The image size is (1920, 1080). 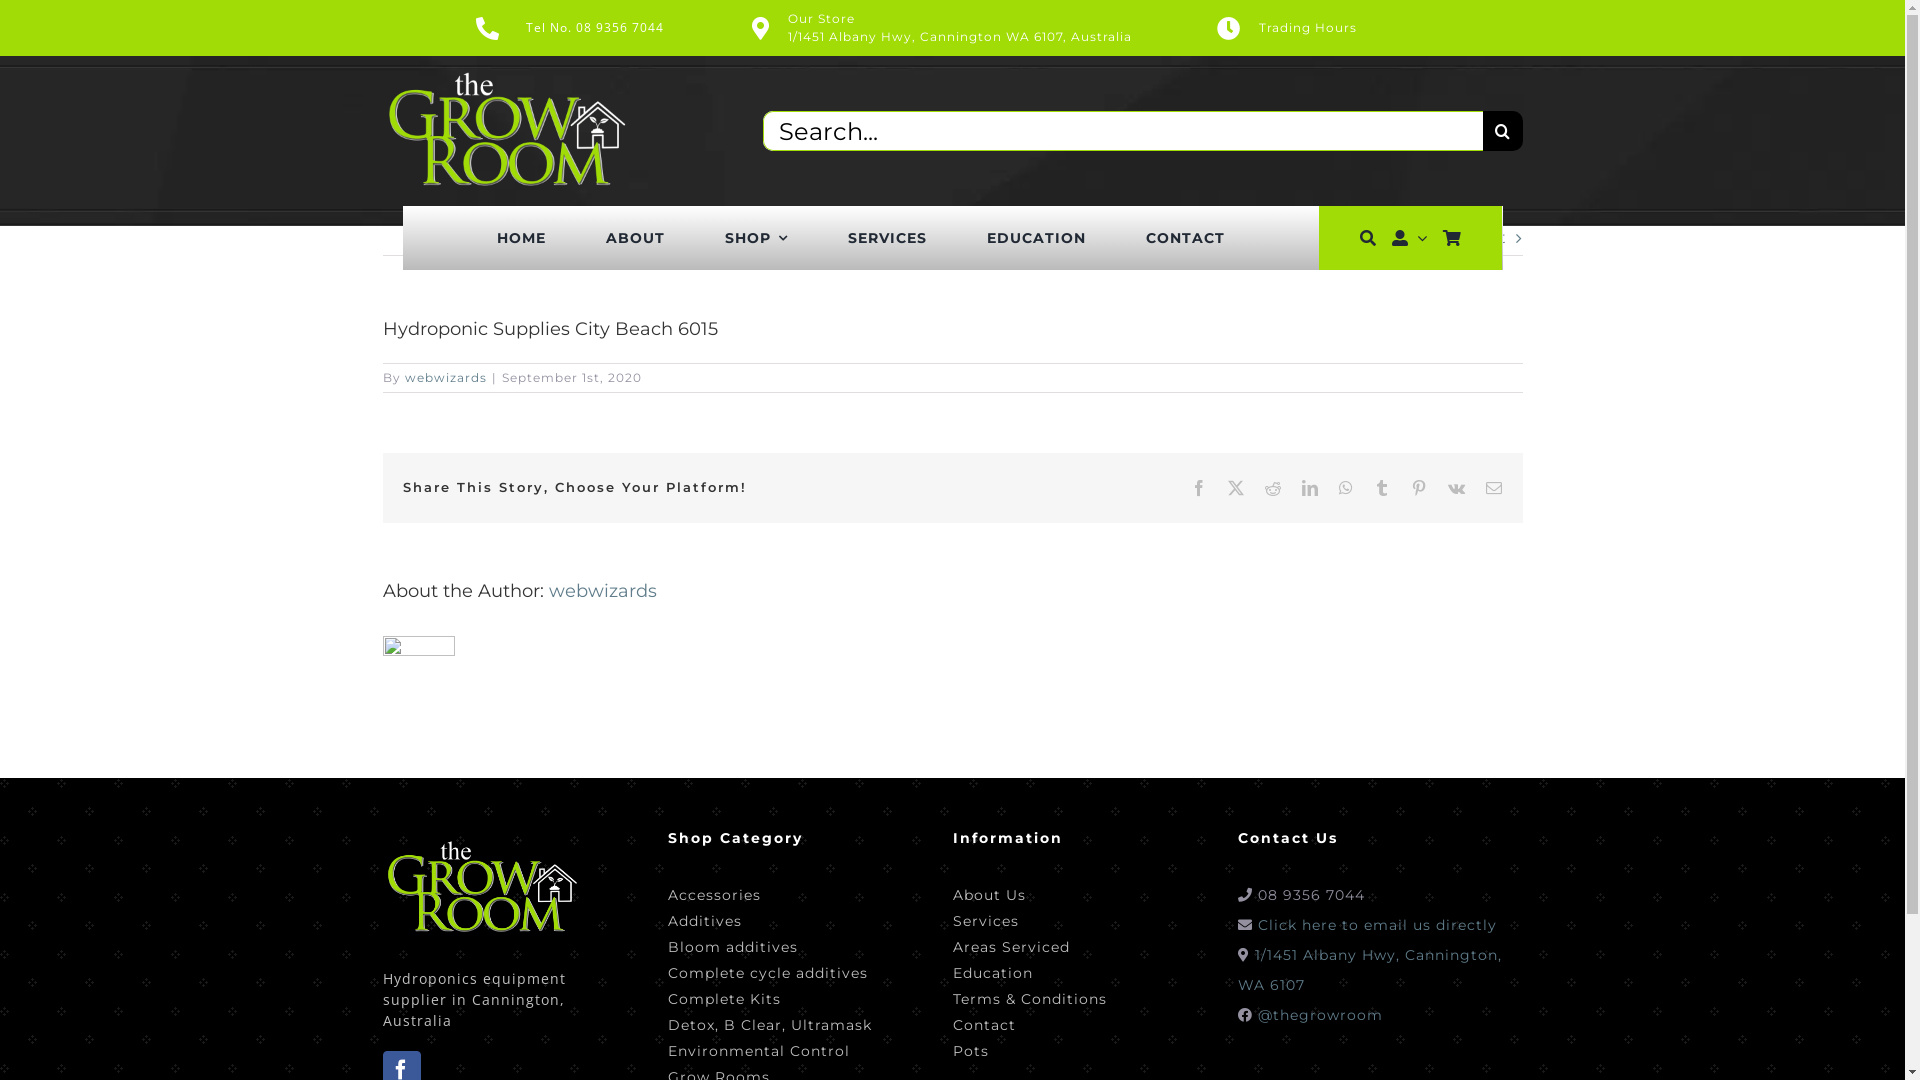 What do you see at coordinates (1417, 488) in the screenshot?
I see `'Pinterest'` at bounding box center [1417, 488].